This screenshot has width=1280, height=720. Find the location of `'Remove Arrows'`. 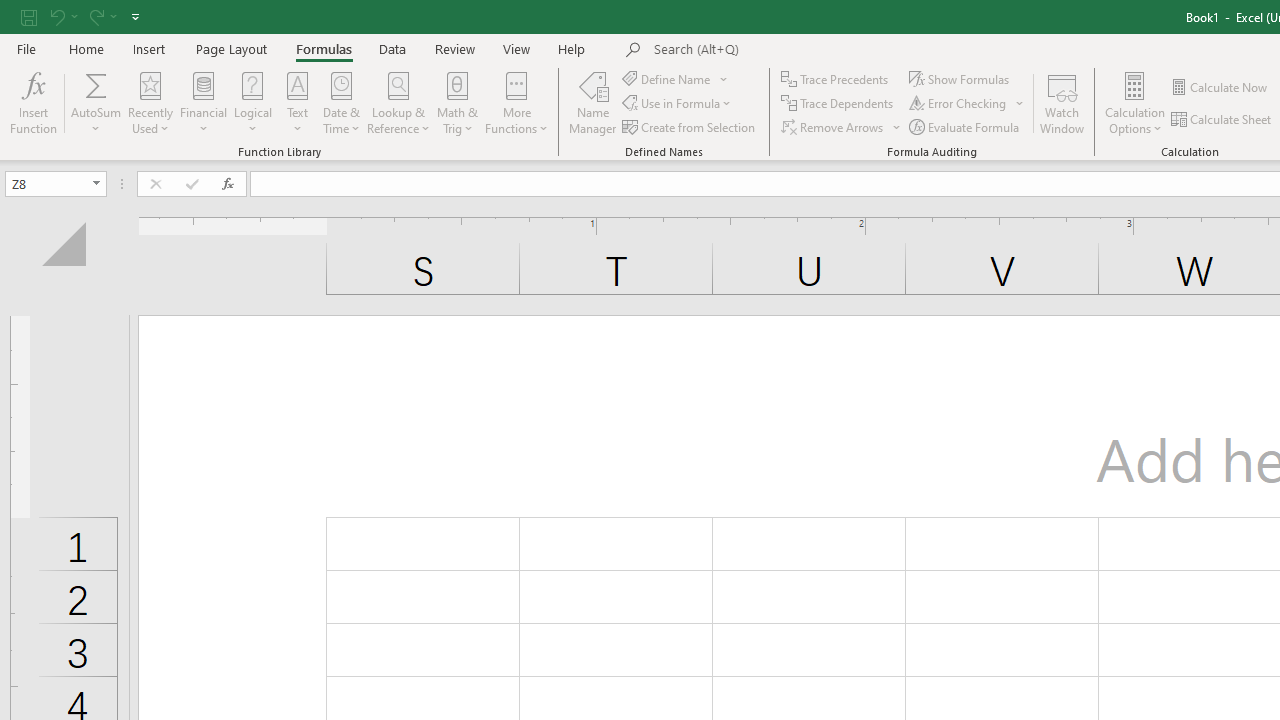

'Remove Arrows' is located at coordinates (833, 127).